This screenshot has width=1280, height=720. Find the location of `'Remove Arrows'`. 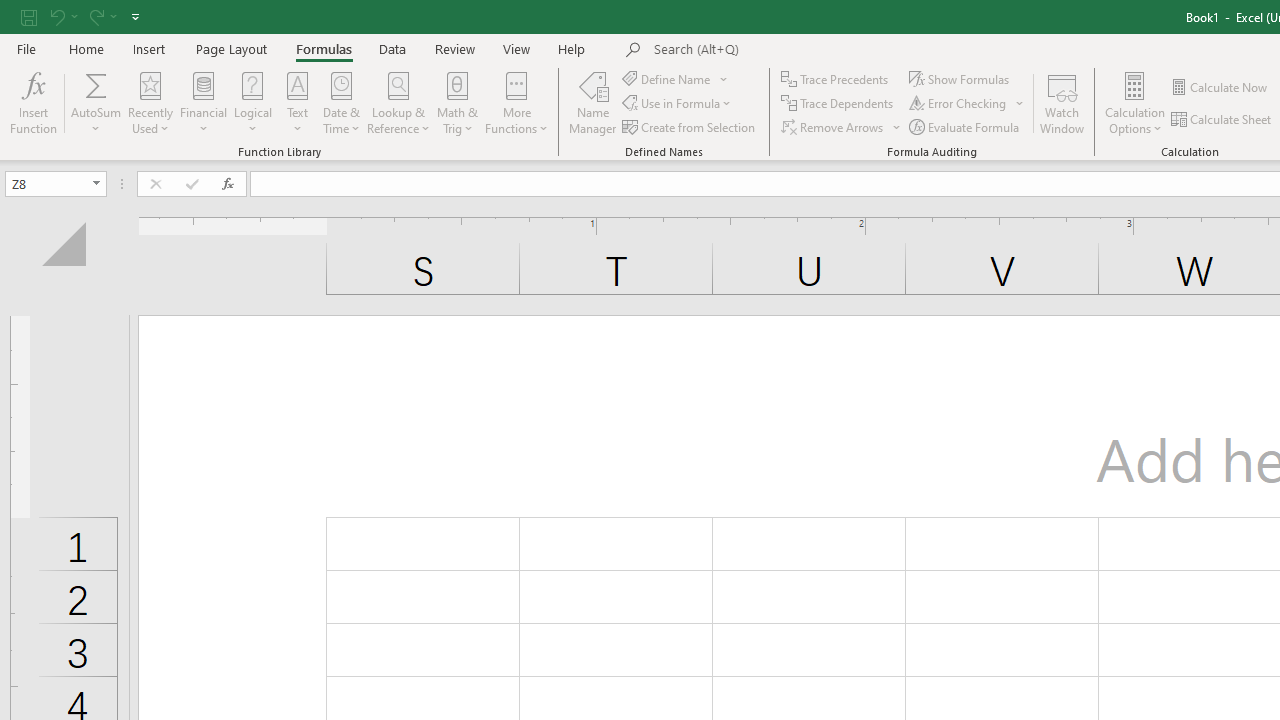

'Remove Arrows' is located at coordinates (833, 127).